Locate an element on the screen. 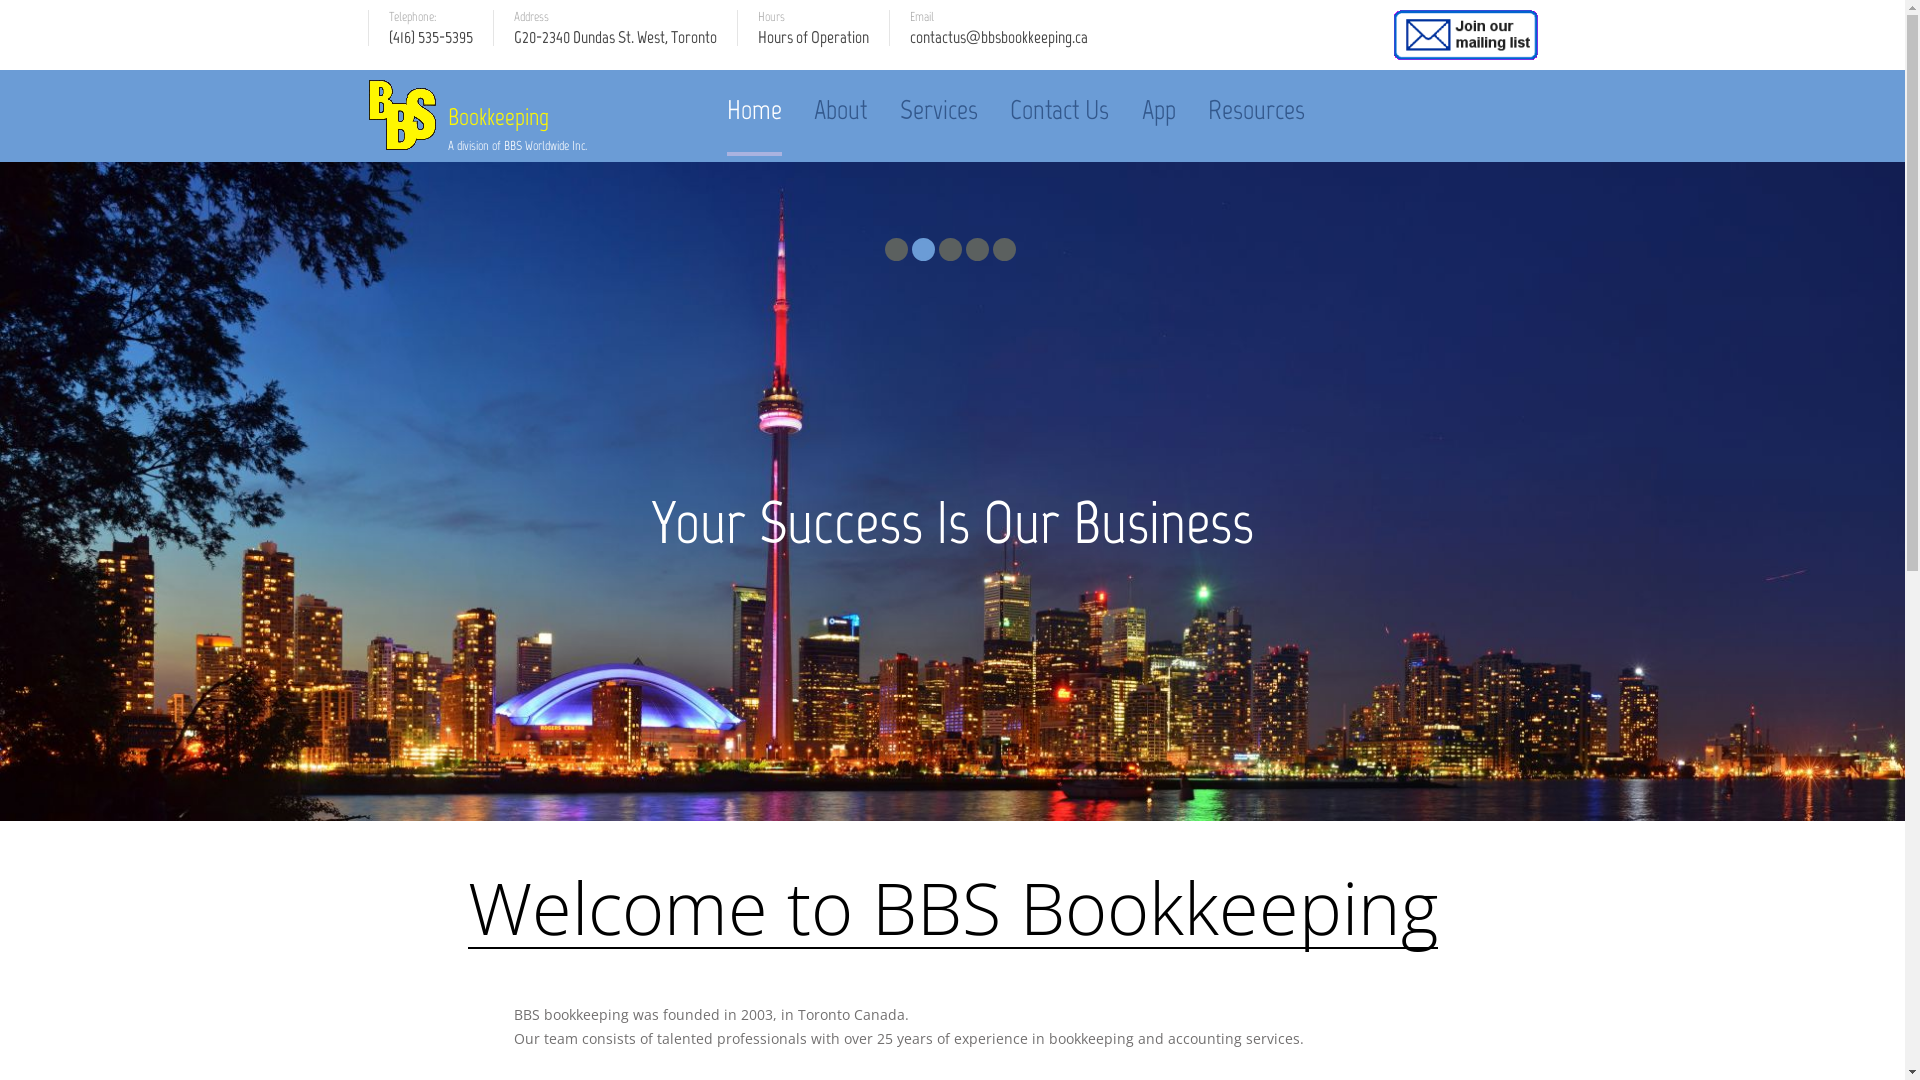  'App' is located at coordinates (1158, 109).